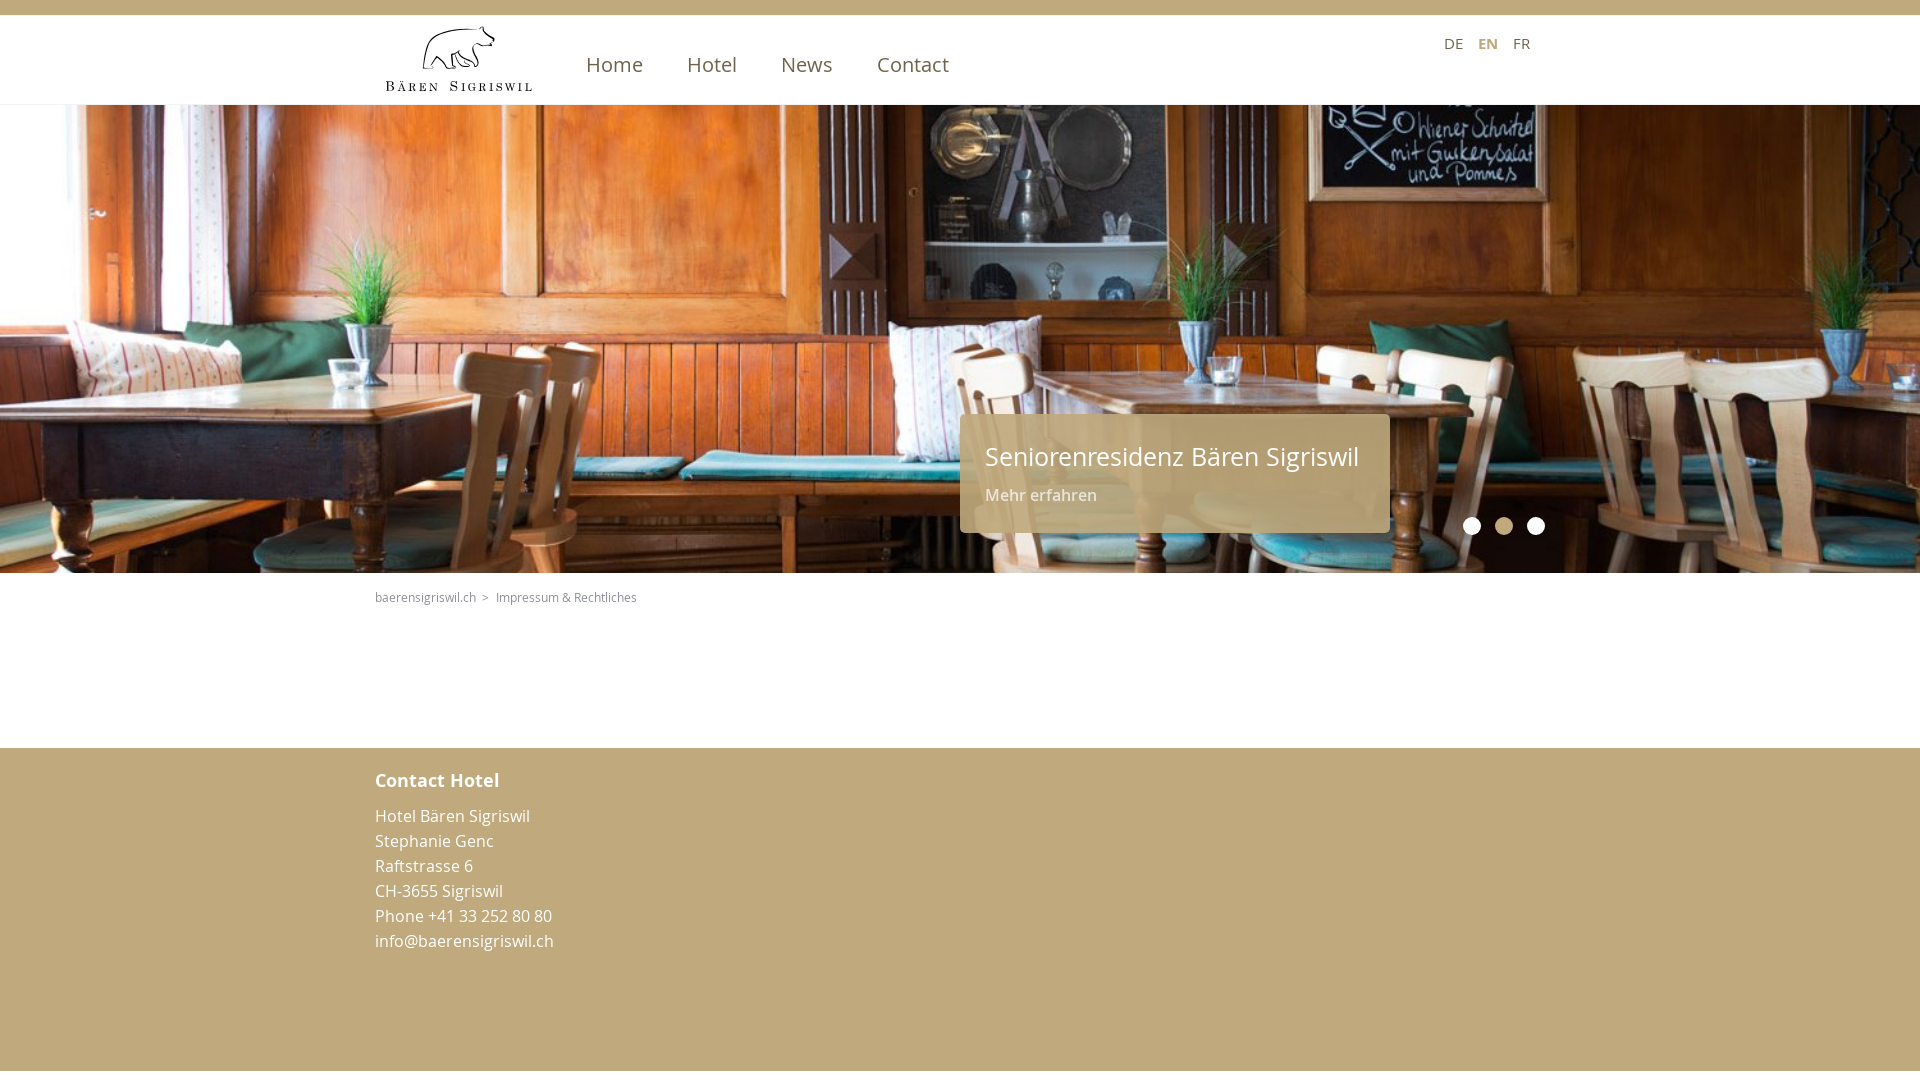  Describe the element at coordinates (1520, 42) in the screenshot. I see `'FR'` at that location.